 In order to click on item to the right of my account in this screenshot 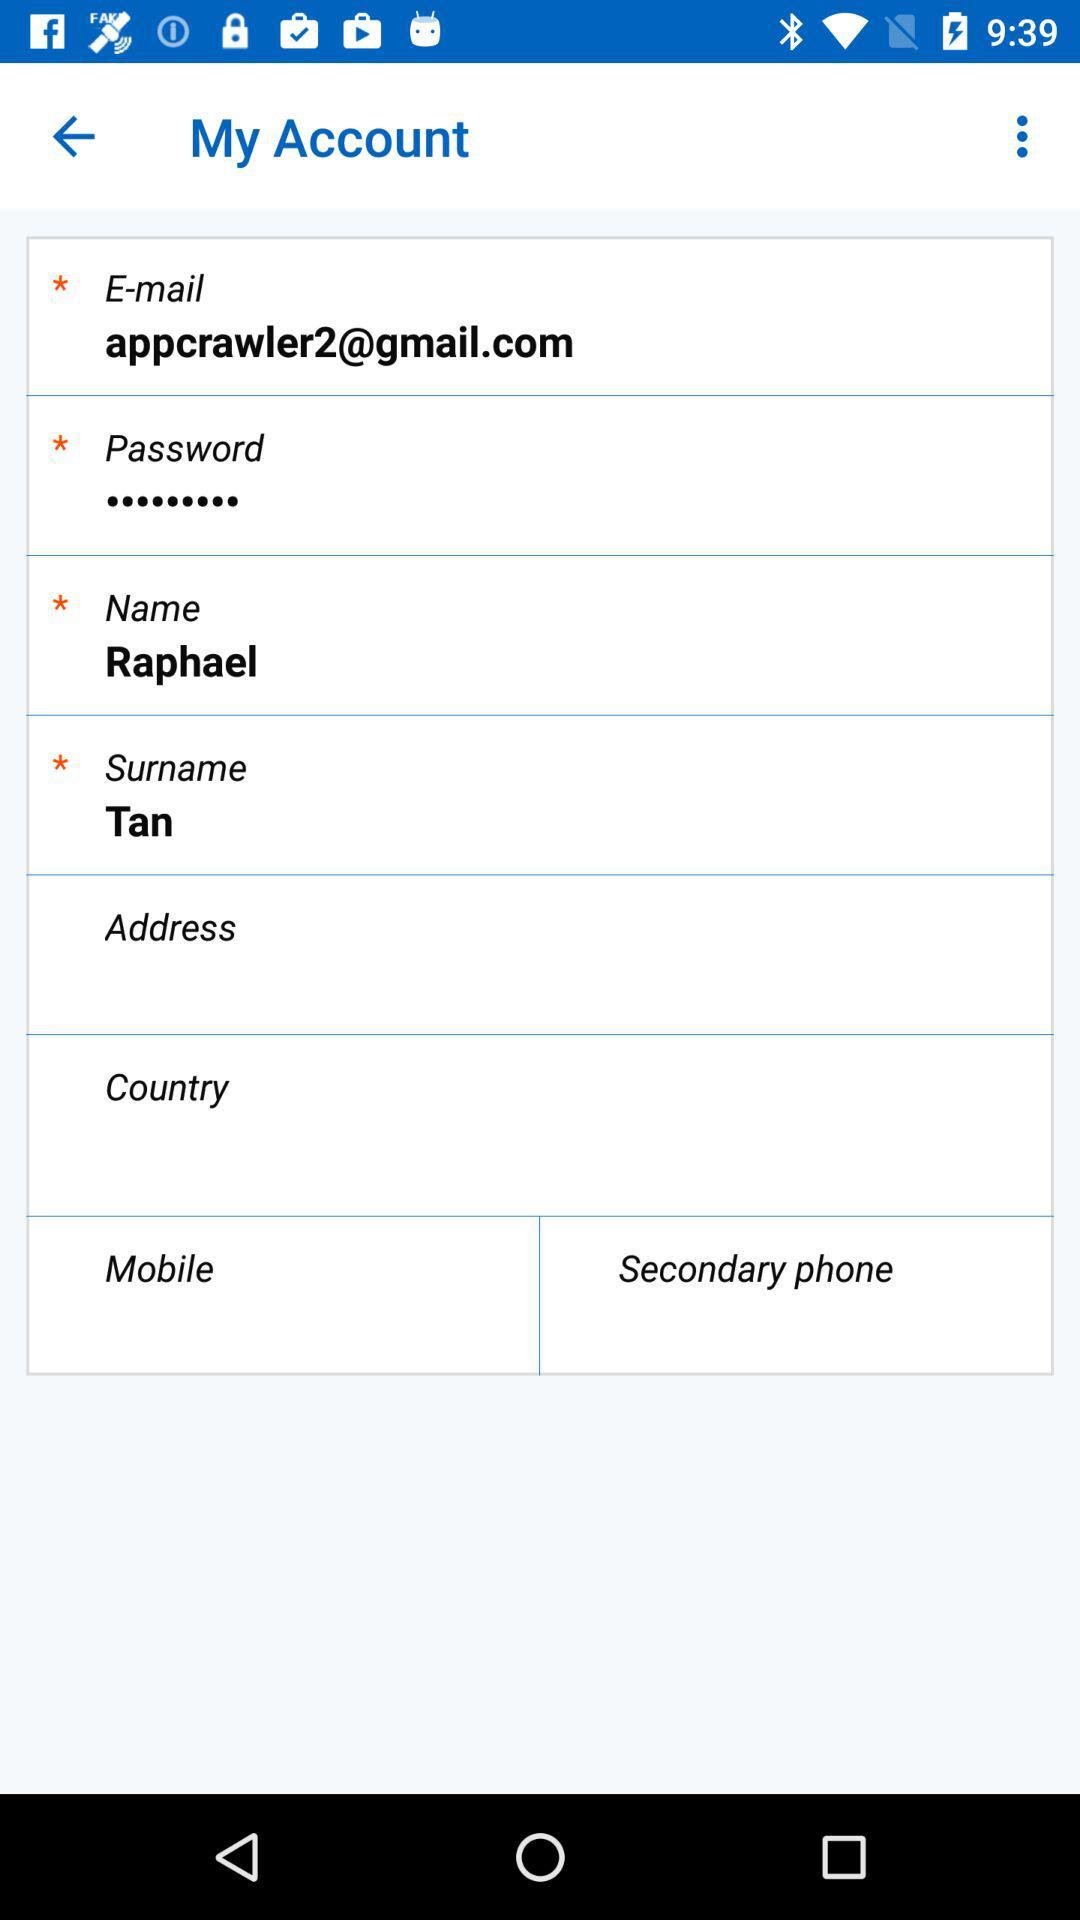, I will do `click(1027, 135)`.